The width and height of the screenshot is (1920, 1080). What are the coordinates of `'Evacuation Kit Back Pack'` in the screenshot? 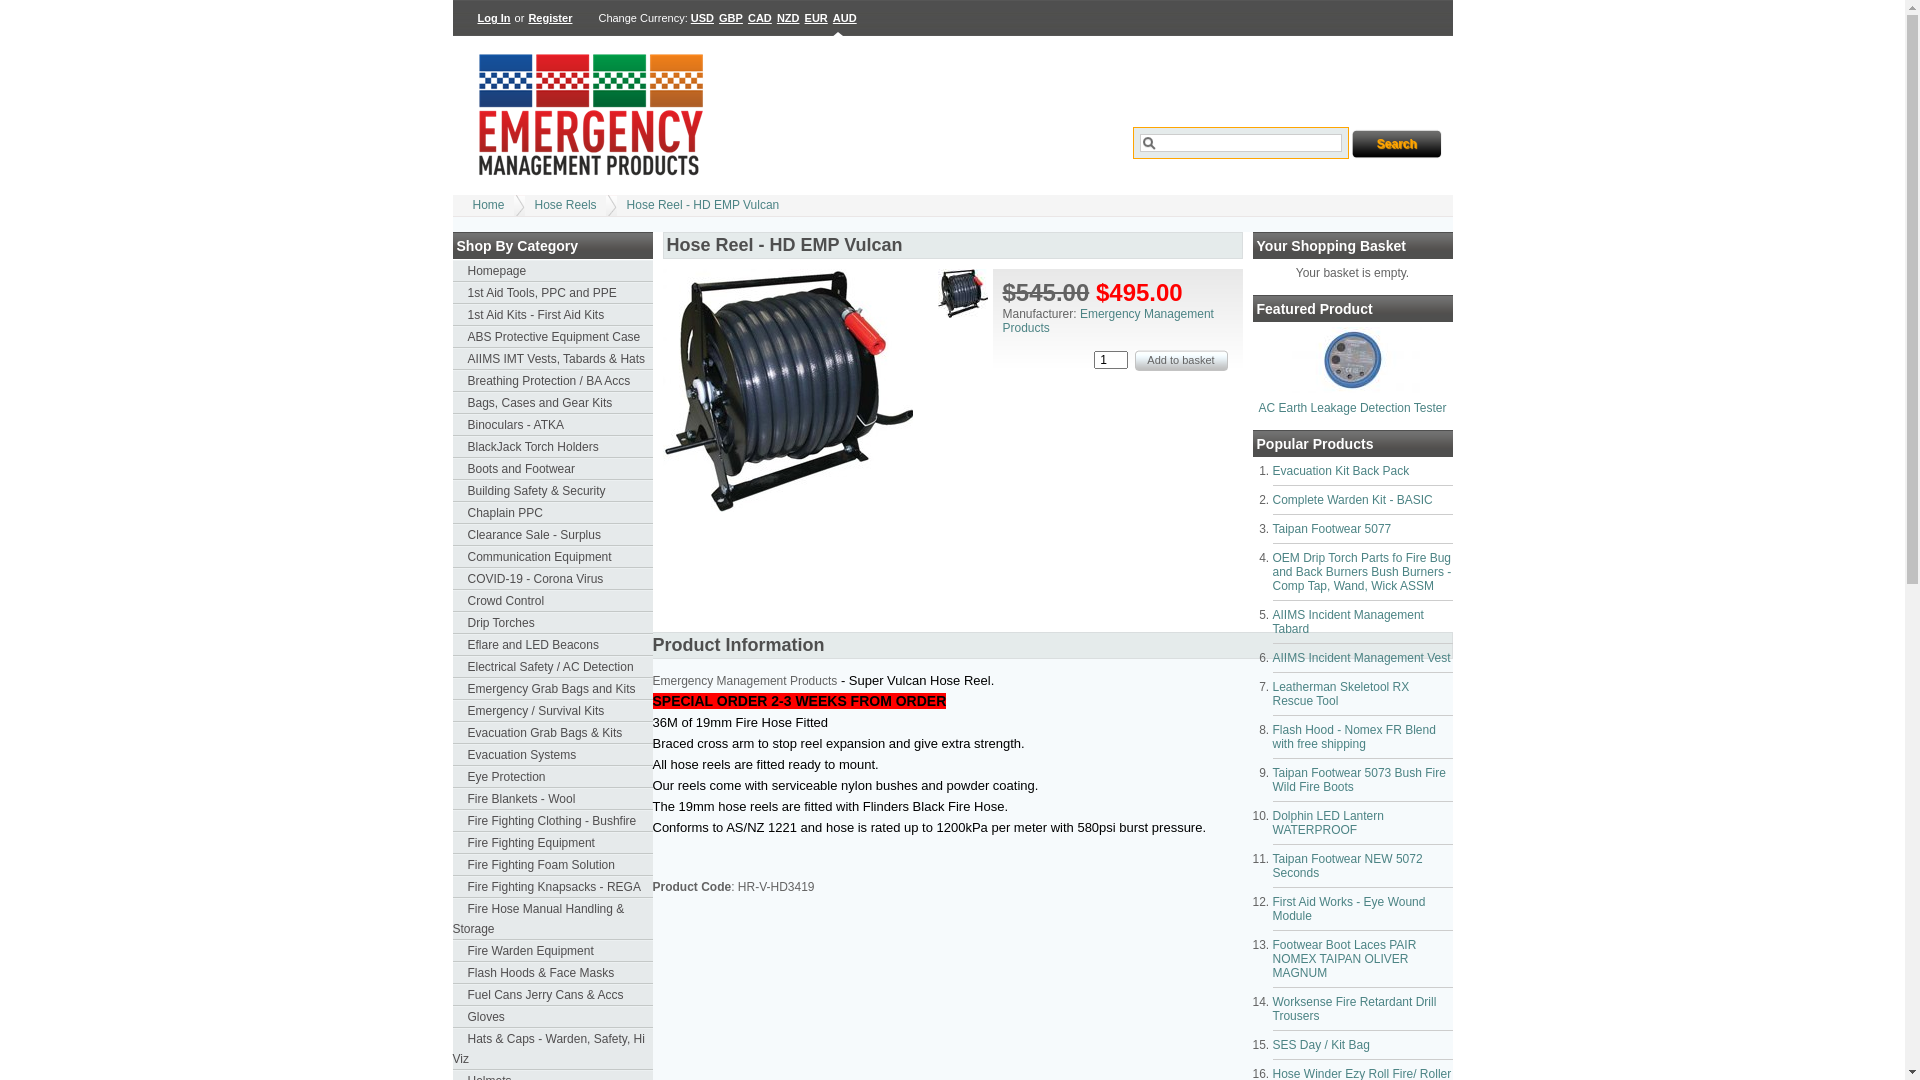 It's located at (1340, 470).